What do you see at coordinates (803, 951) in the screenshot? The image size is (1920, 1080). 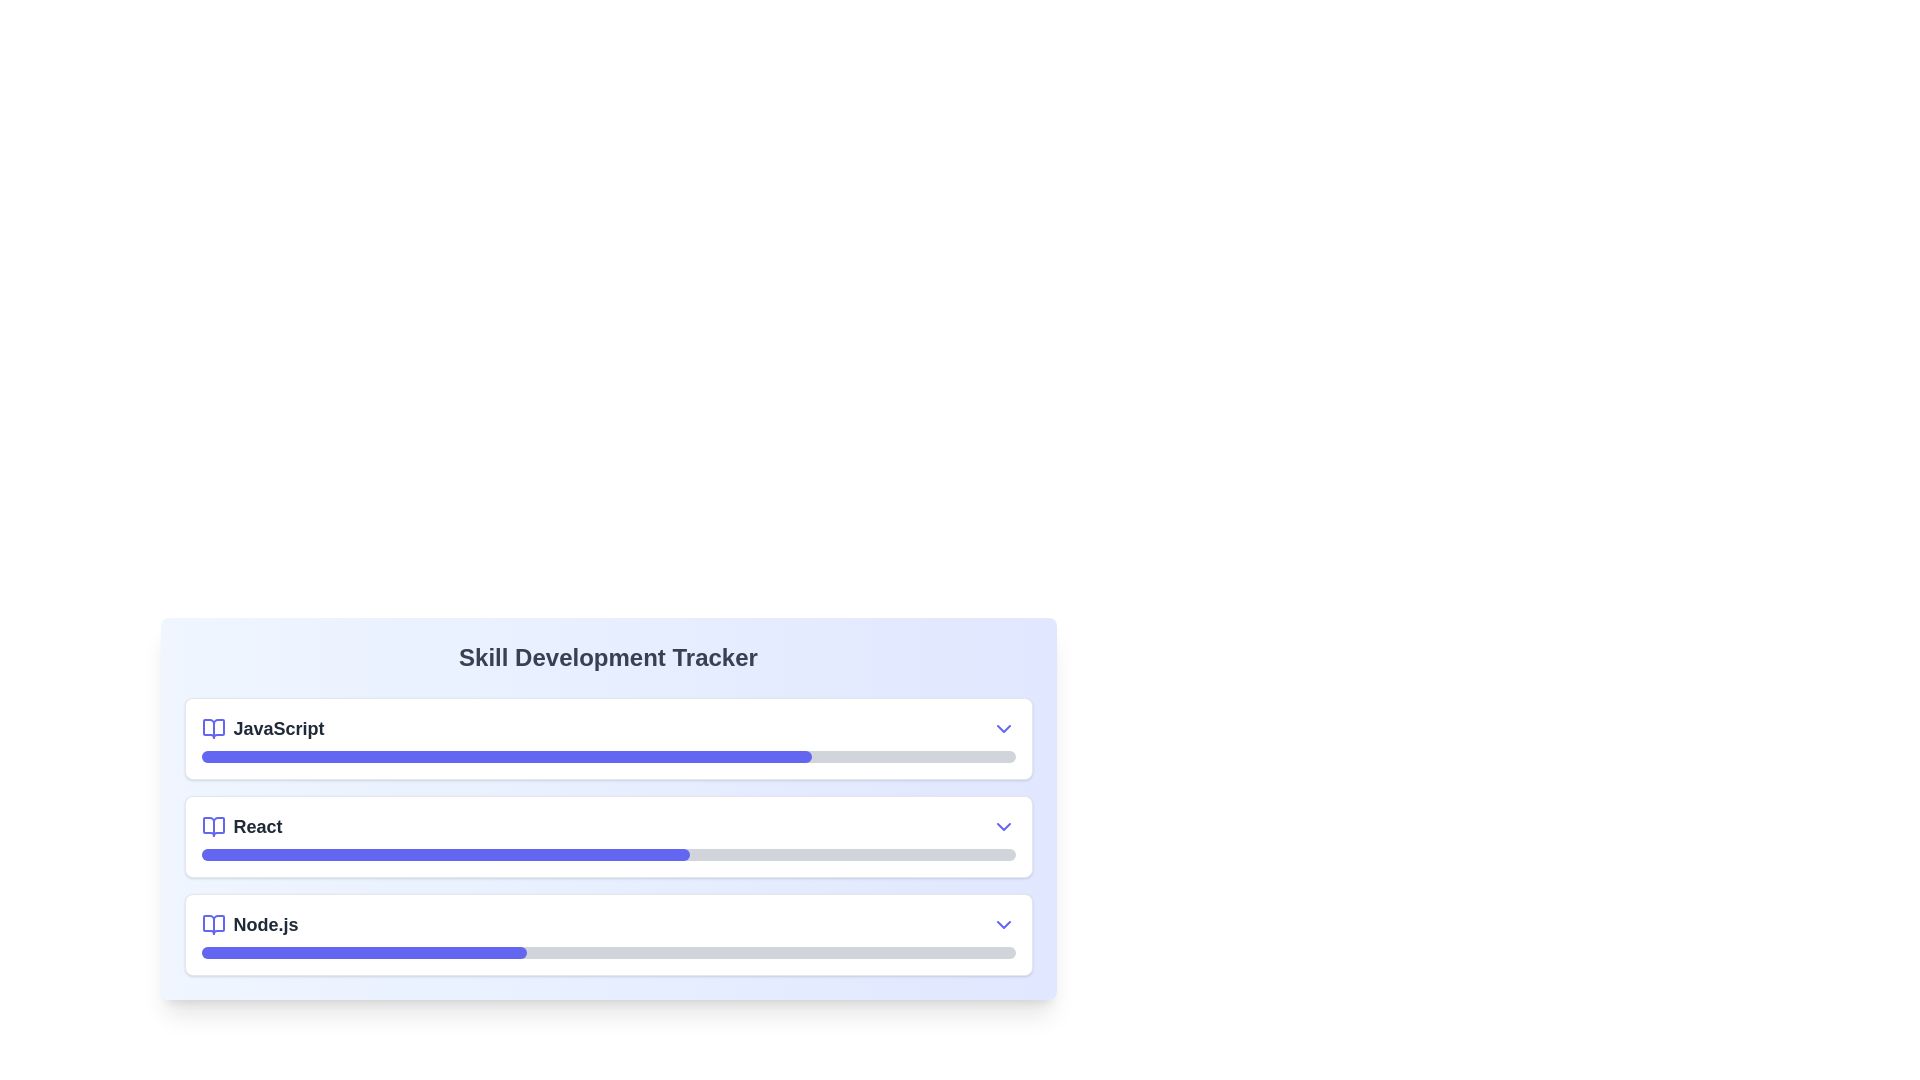 I see `the progress bar` at bounding box center [803, 951].